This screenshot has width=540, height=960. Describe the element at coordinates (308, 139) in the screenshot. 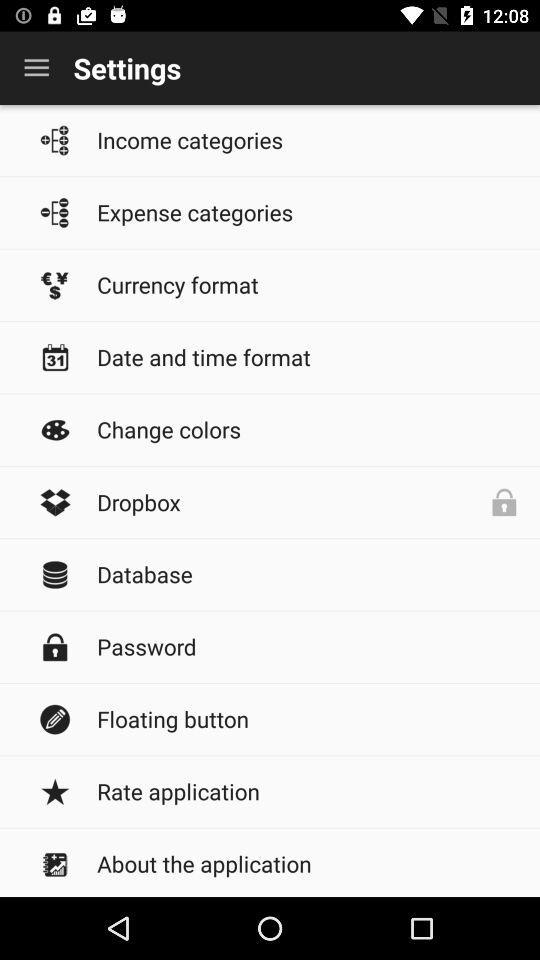

I see `income categories` at that location.